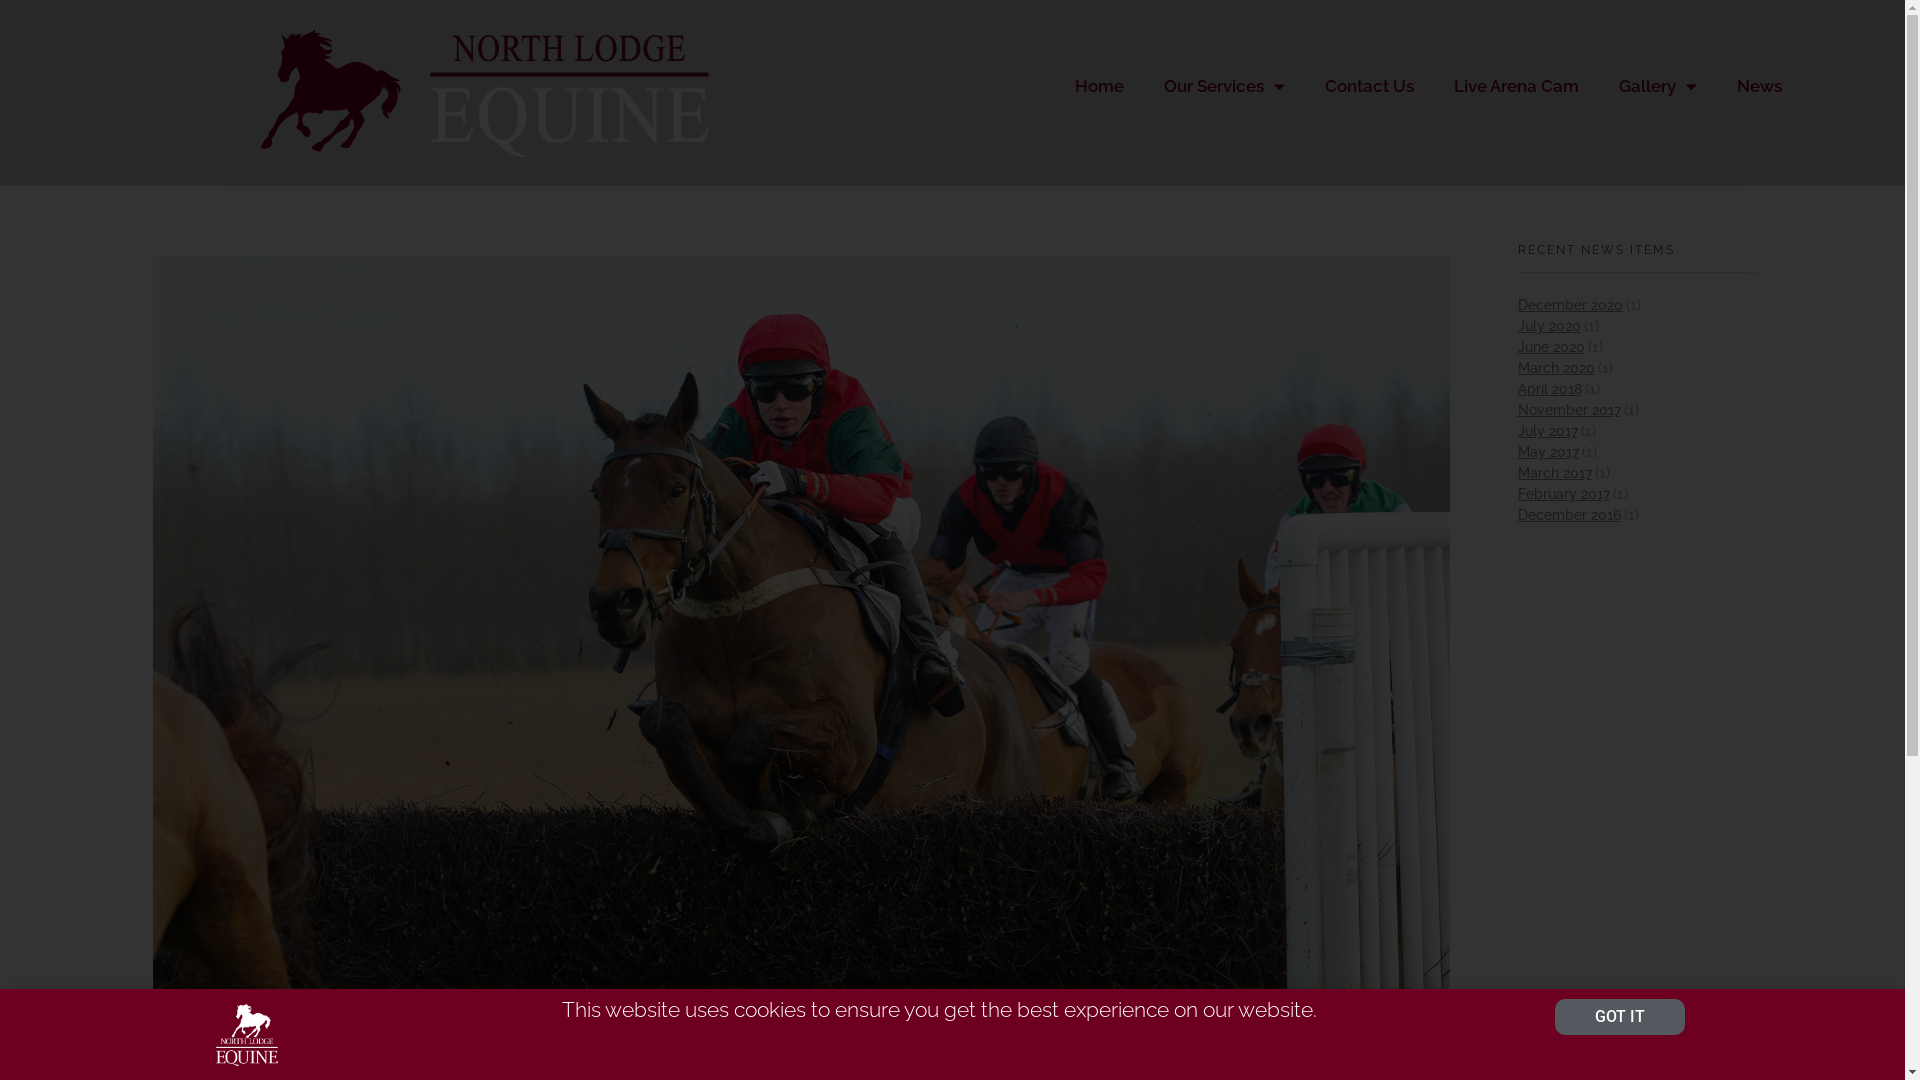  I want to click on 'Gallery', so click(1657, 84).